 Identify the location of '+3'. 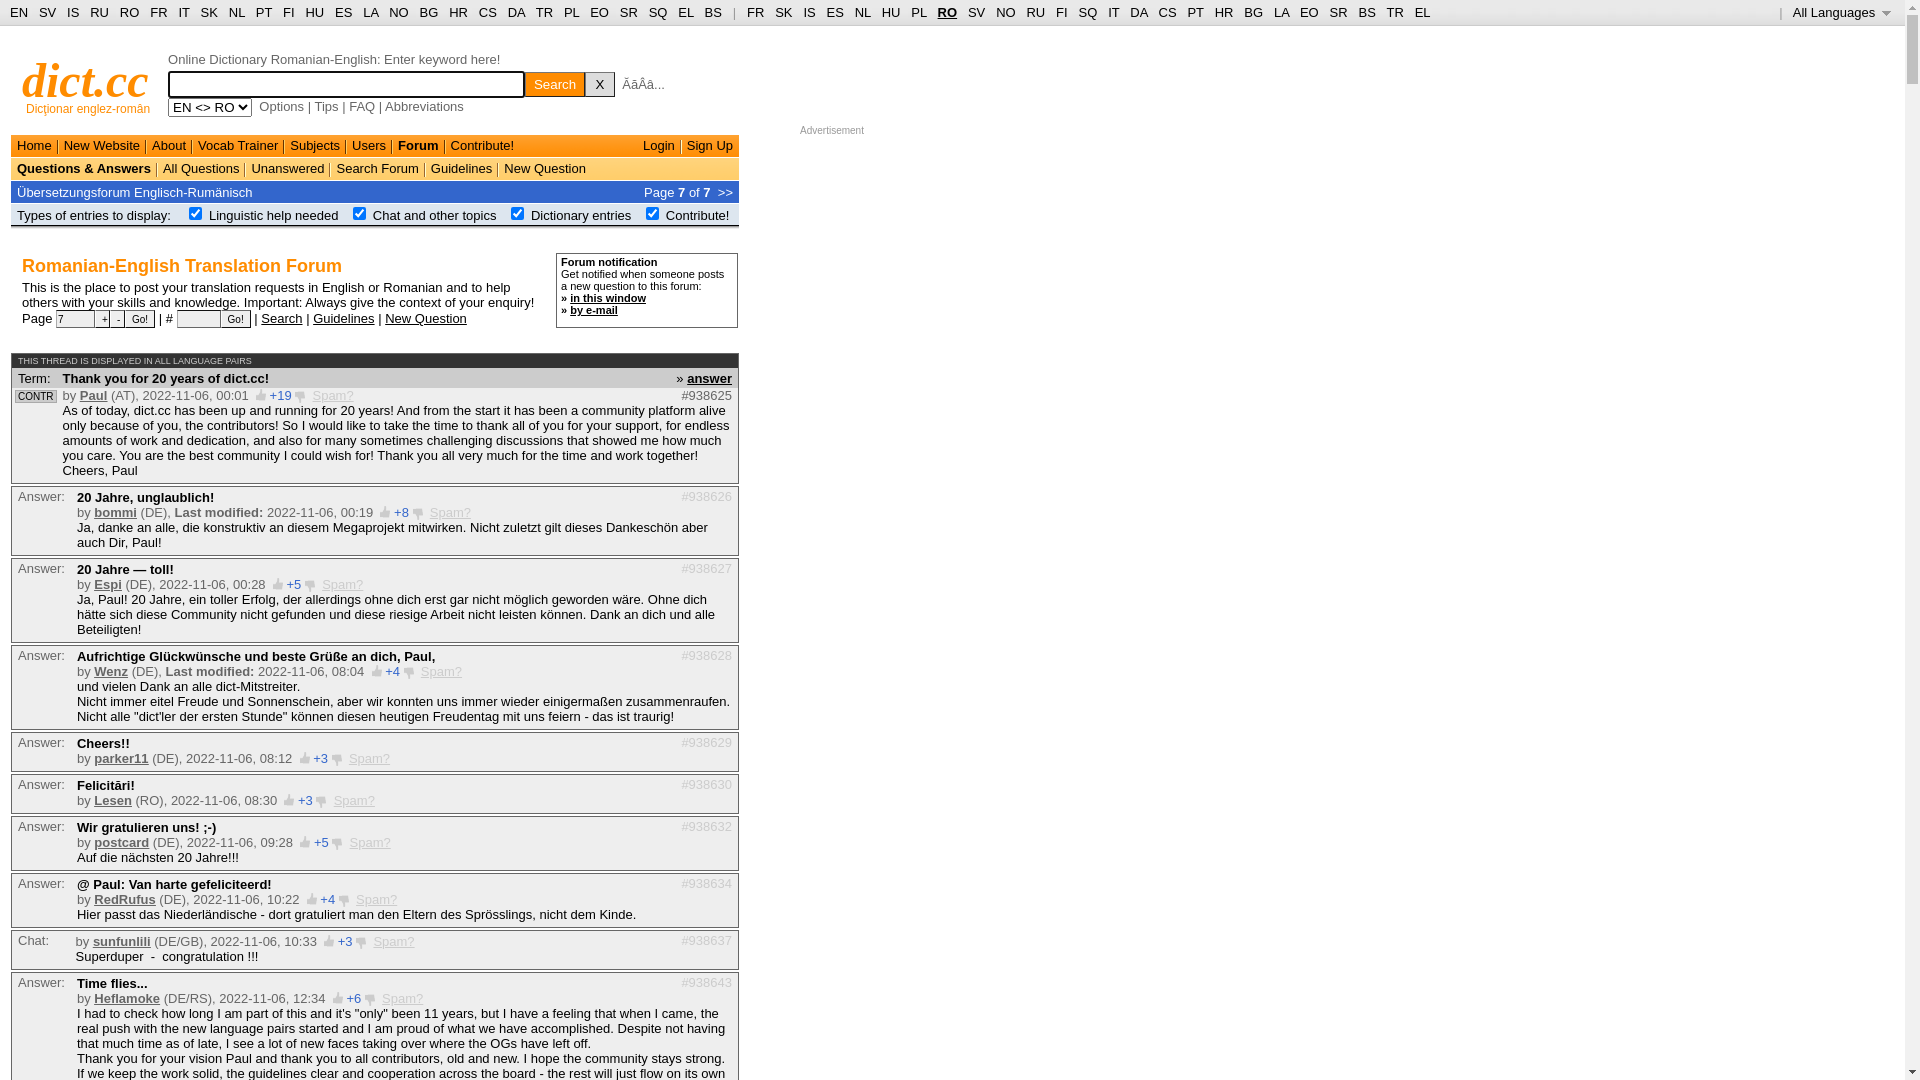
(304, 799).